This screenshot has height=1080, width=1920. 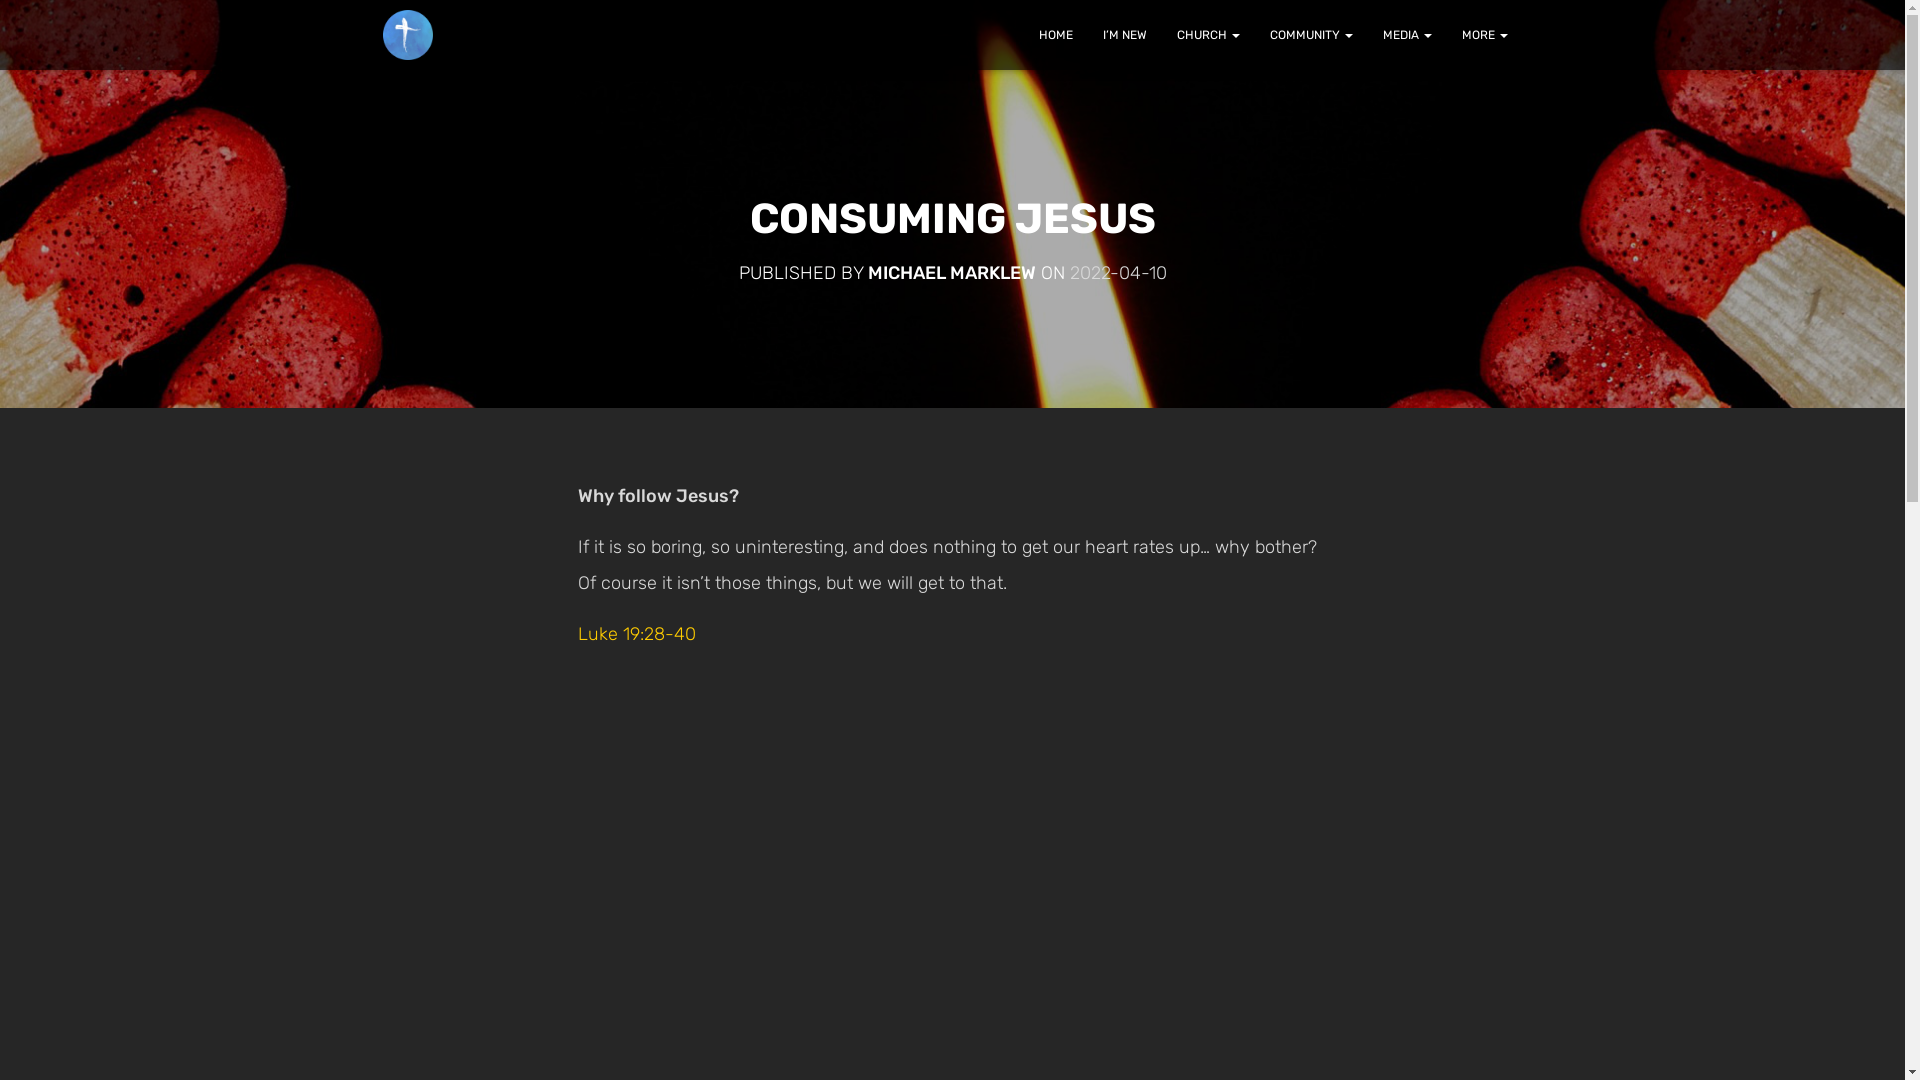 I want to click on 'MEDIA', so click(x=1406, y=34).